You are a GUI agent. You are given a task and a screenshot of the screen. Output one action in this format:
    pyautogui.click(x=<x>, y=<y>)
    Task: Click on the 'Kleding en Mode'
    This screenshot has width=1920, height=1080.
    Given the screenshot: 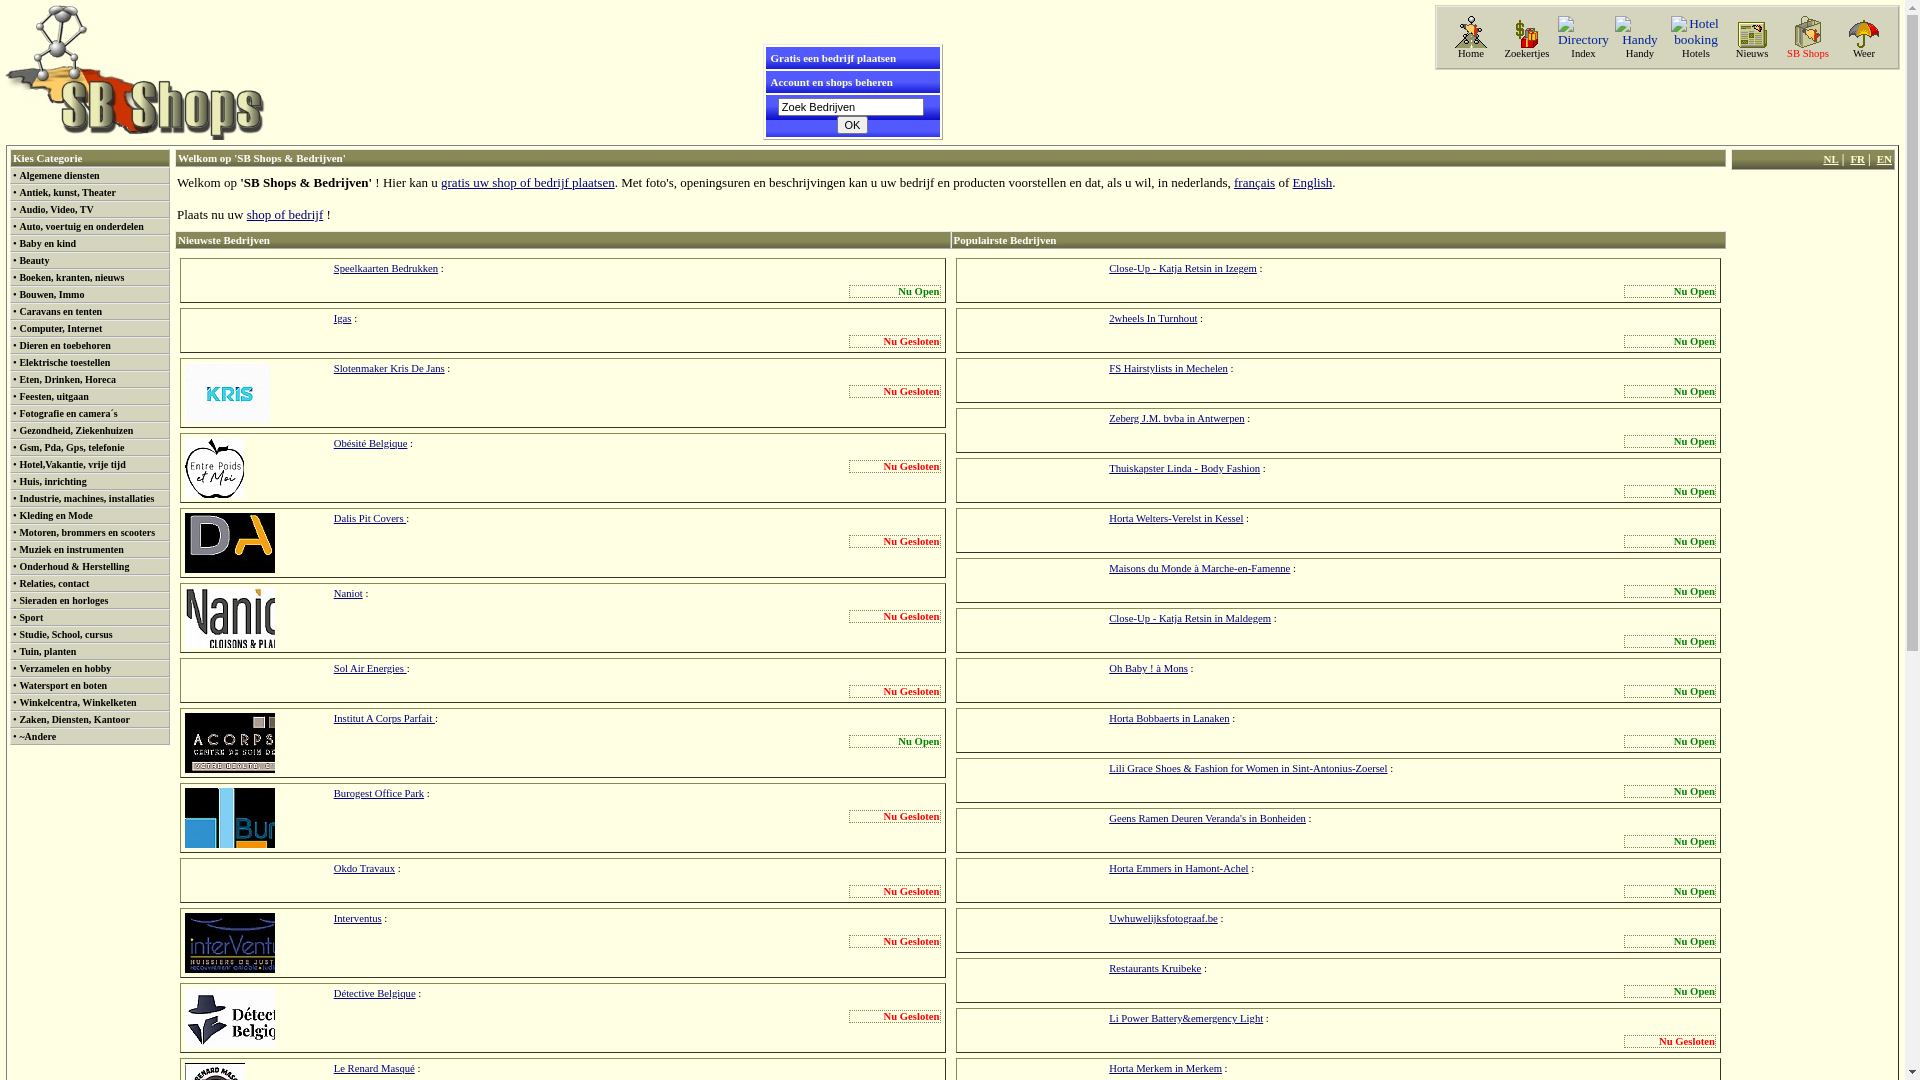 What is the action you would take?
    pyautogui.click(x=19, y=514)
    